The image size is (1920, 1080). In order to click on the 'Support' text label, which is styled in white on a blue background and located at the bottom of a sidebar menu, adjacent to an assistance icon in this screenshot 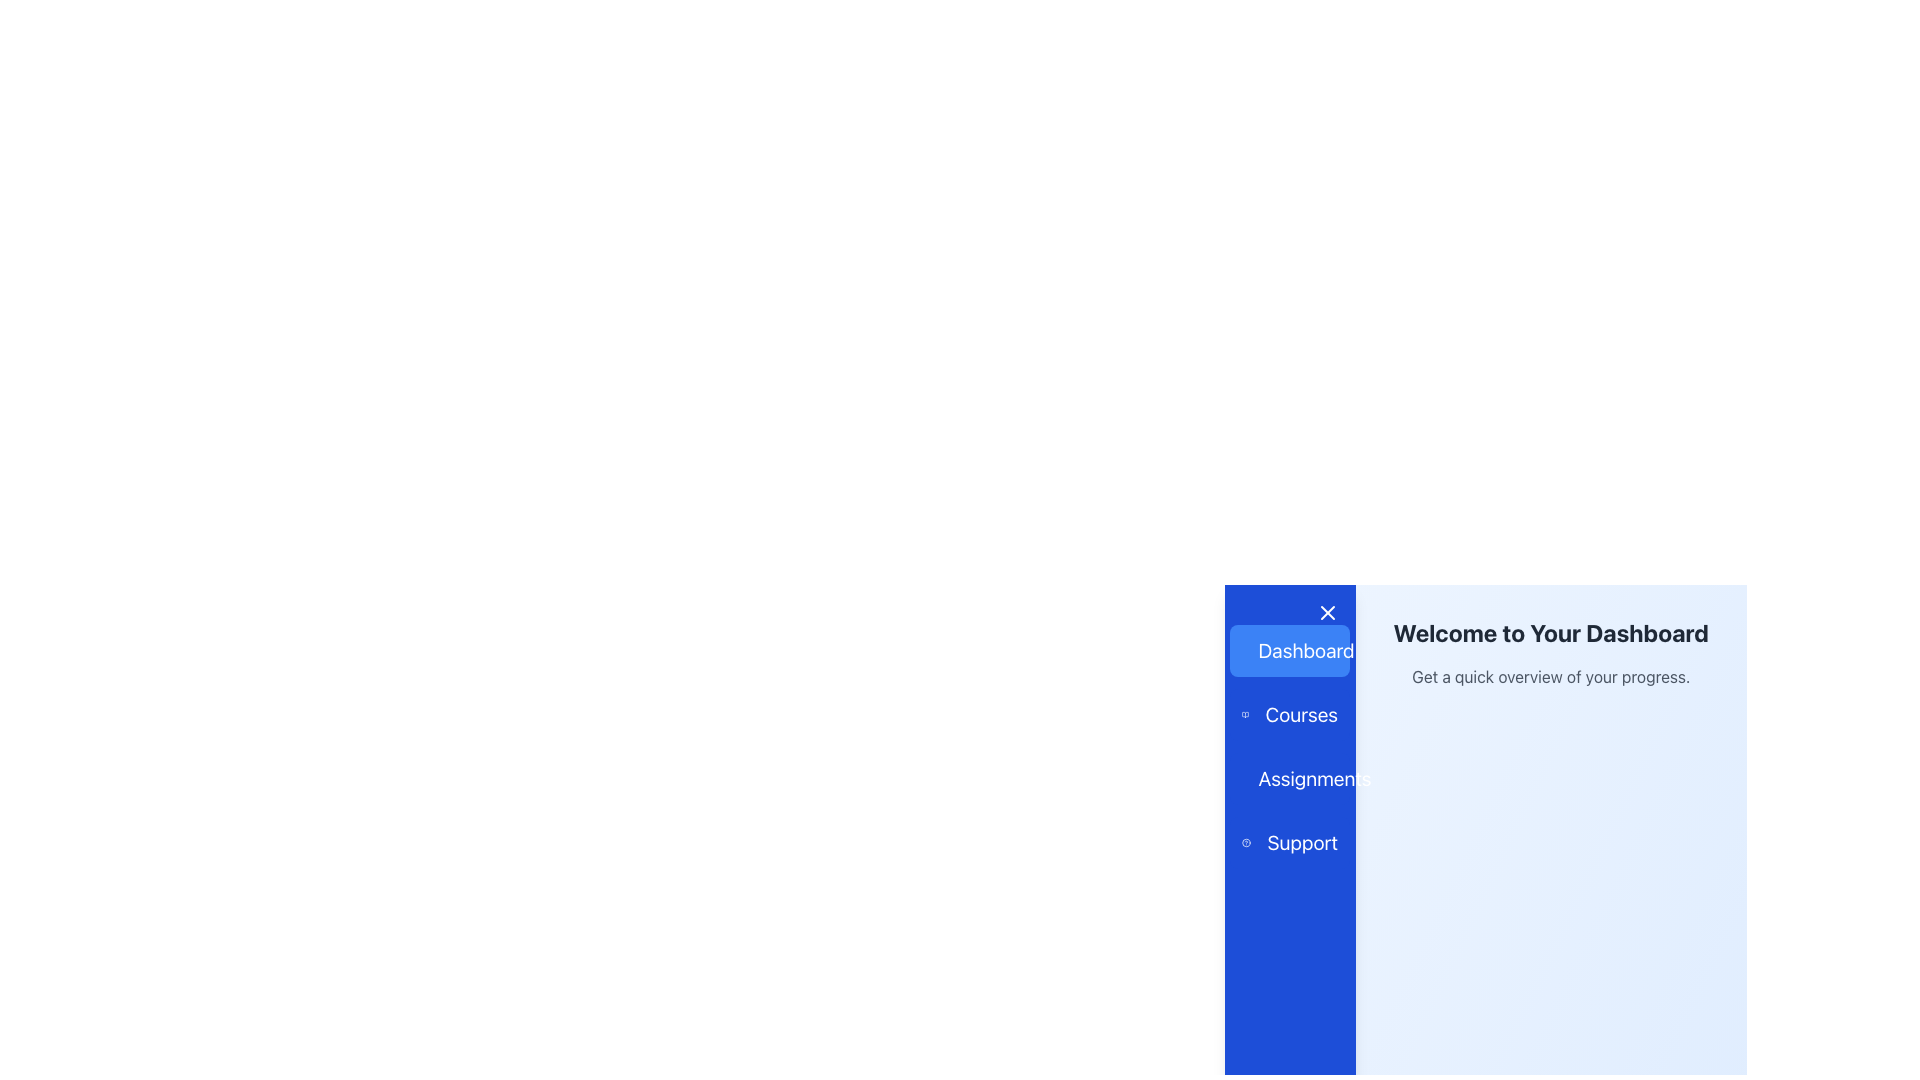, I will do `click(1302, 843)`.